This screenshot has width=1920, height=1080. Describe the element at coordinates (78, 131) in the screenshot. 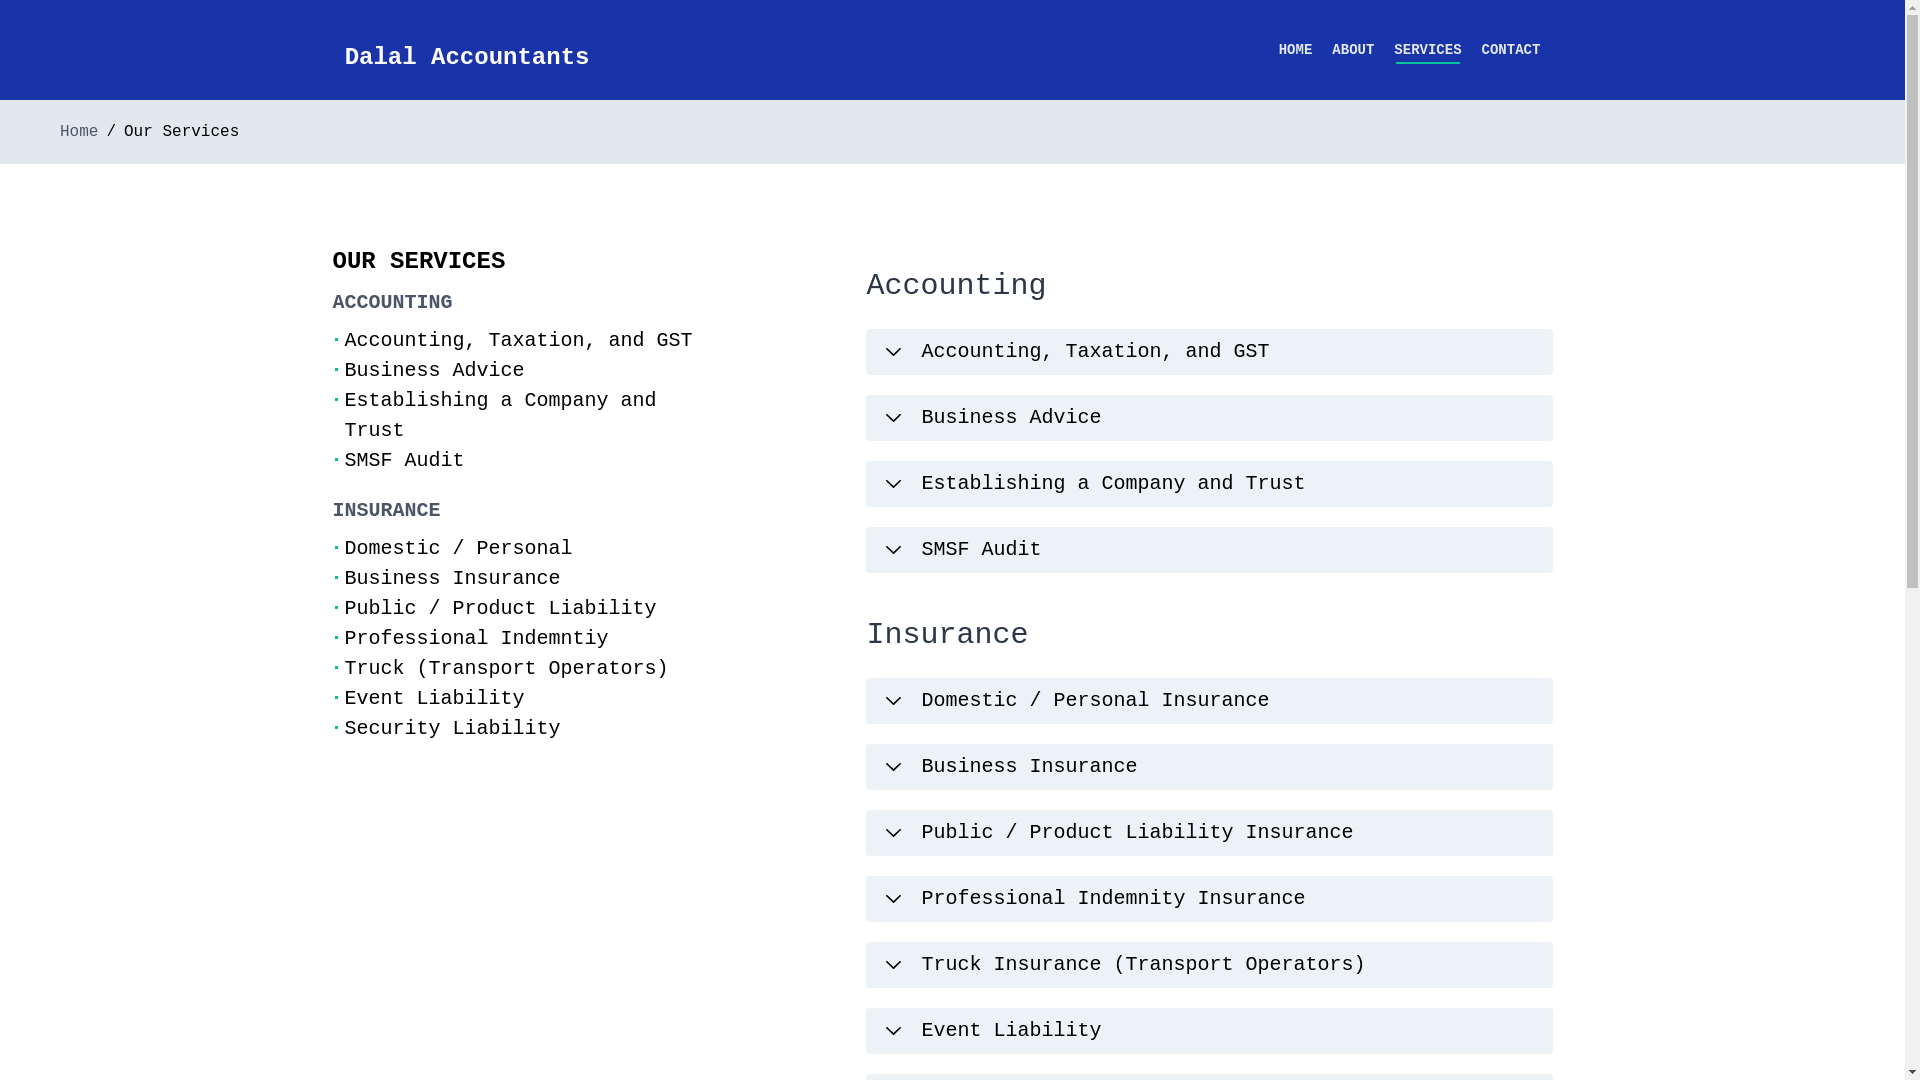

I see `'Home'` at that location.